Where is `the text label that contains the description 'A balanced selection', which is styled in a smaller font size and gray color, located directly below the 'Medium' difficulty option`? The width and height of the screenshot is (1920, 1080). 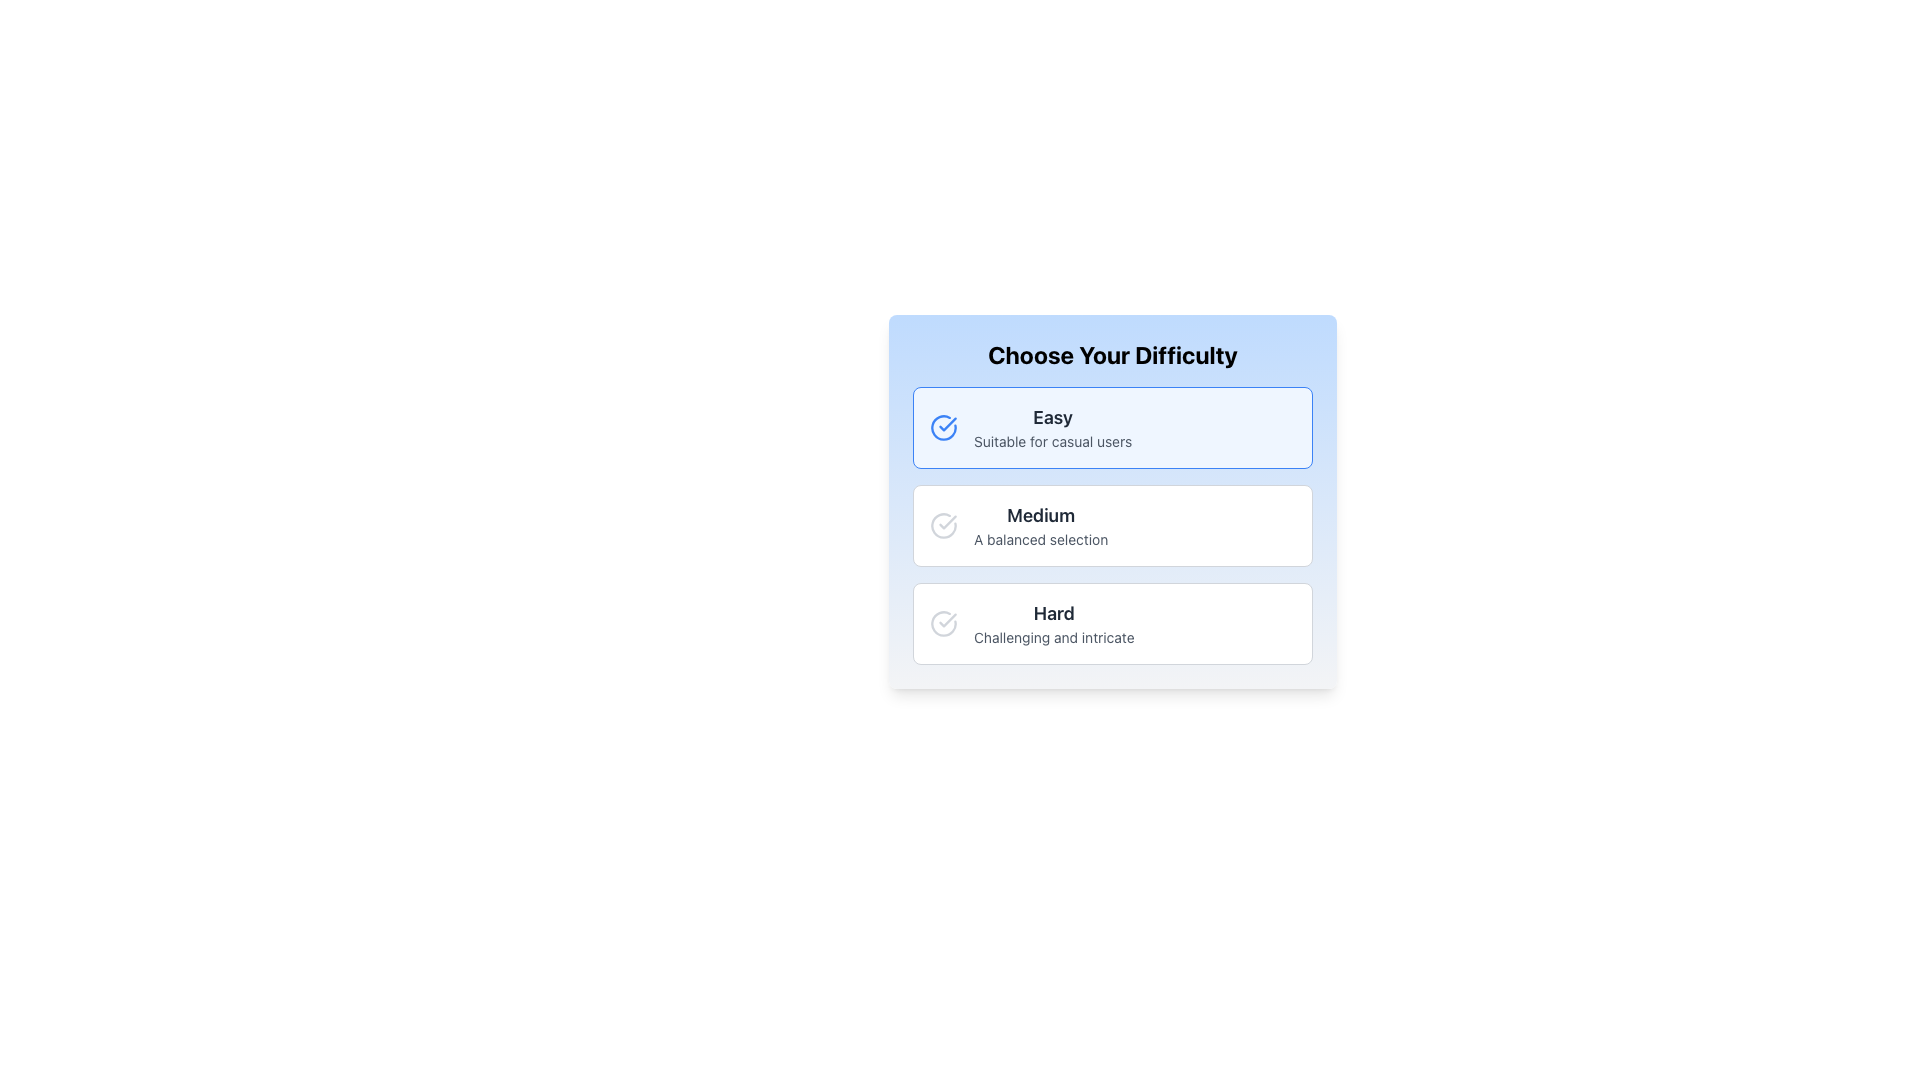
the text label that contains the description 'A balanced selection', which is styled in a smaller font size and gray color, located directly below the 'Medium' difficulty option is located at coordinates (1040, 540).